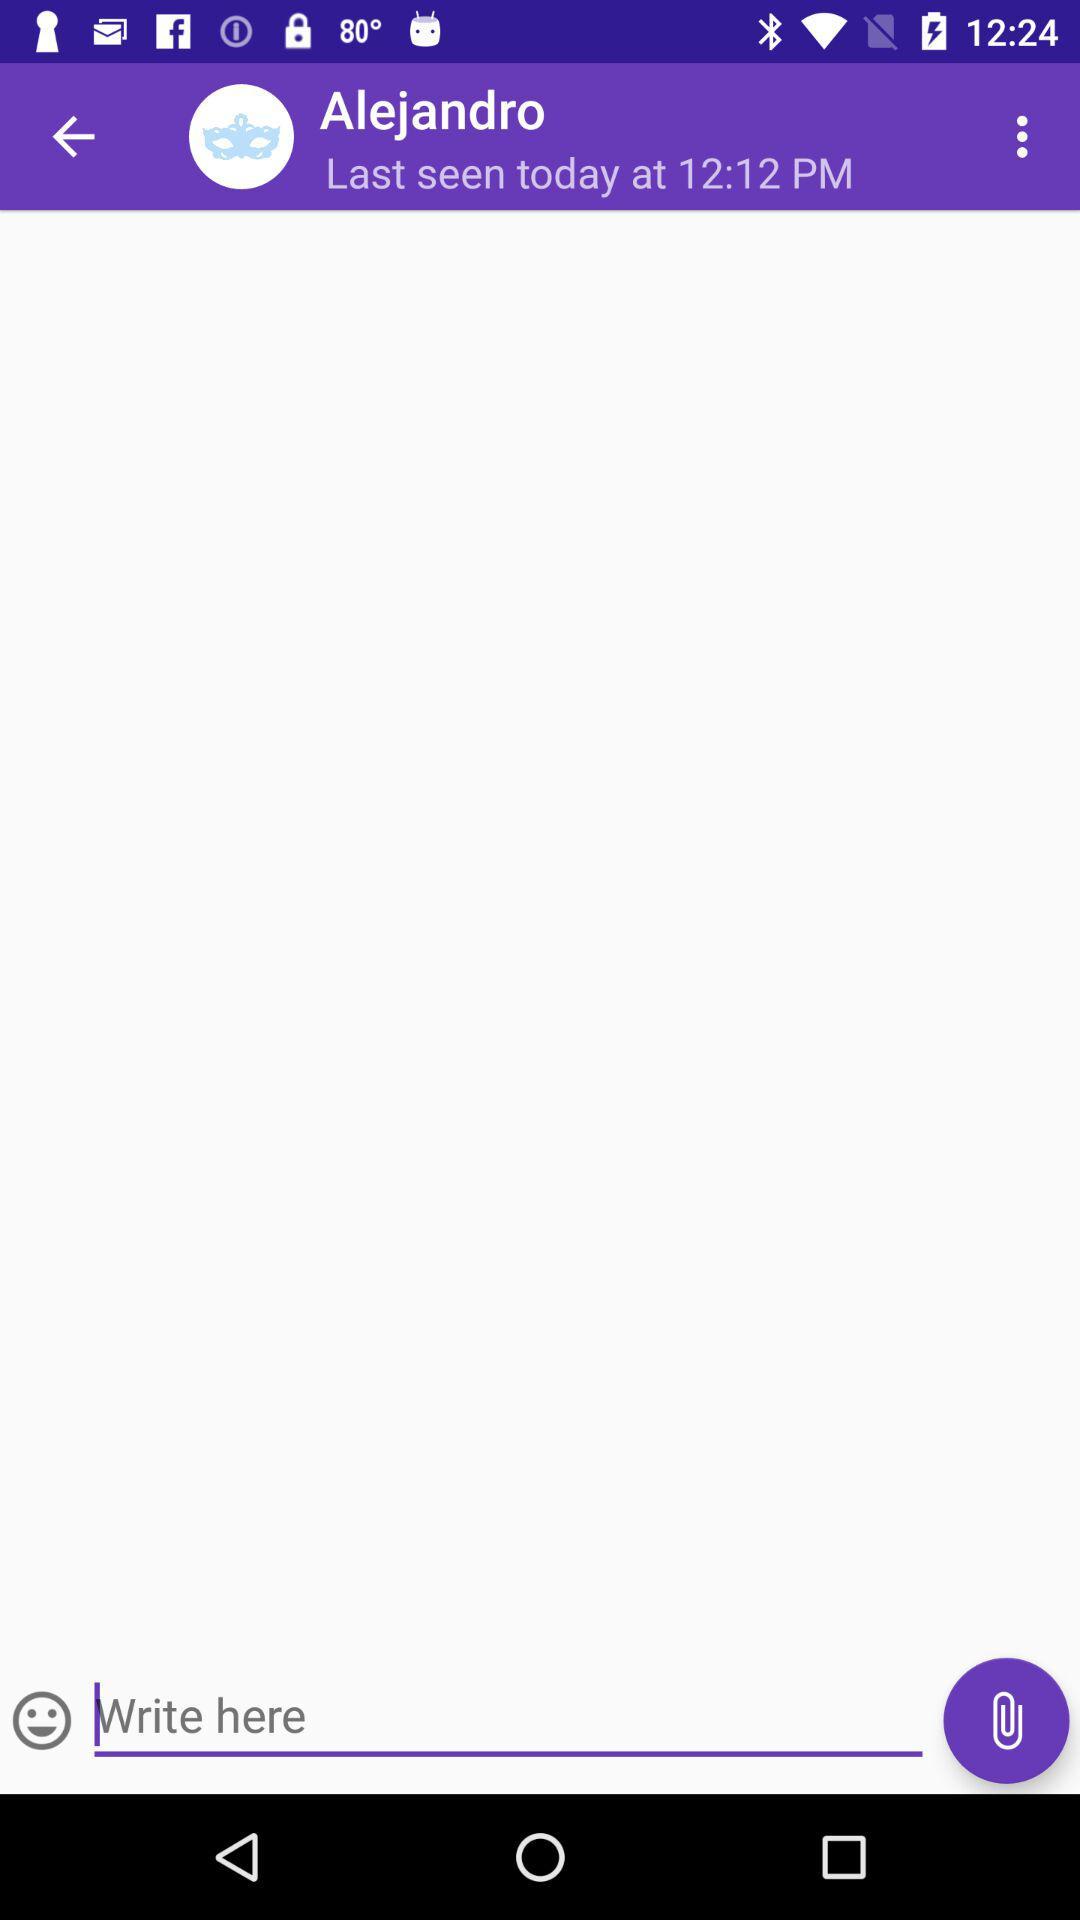 Image resolution: width=1080 pixels, height=1920 pixels. What do you see at coordinates (42, 1719) in the screenshot?
I see `emoji` at bounding box center [42, 1719].